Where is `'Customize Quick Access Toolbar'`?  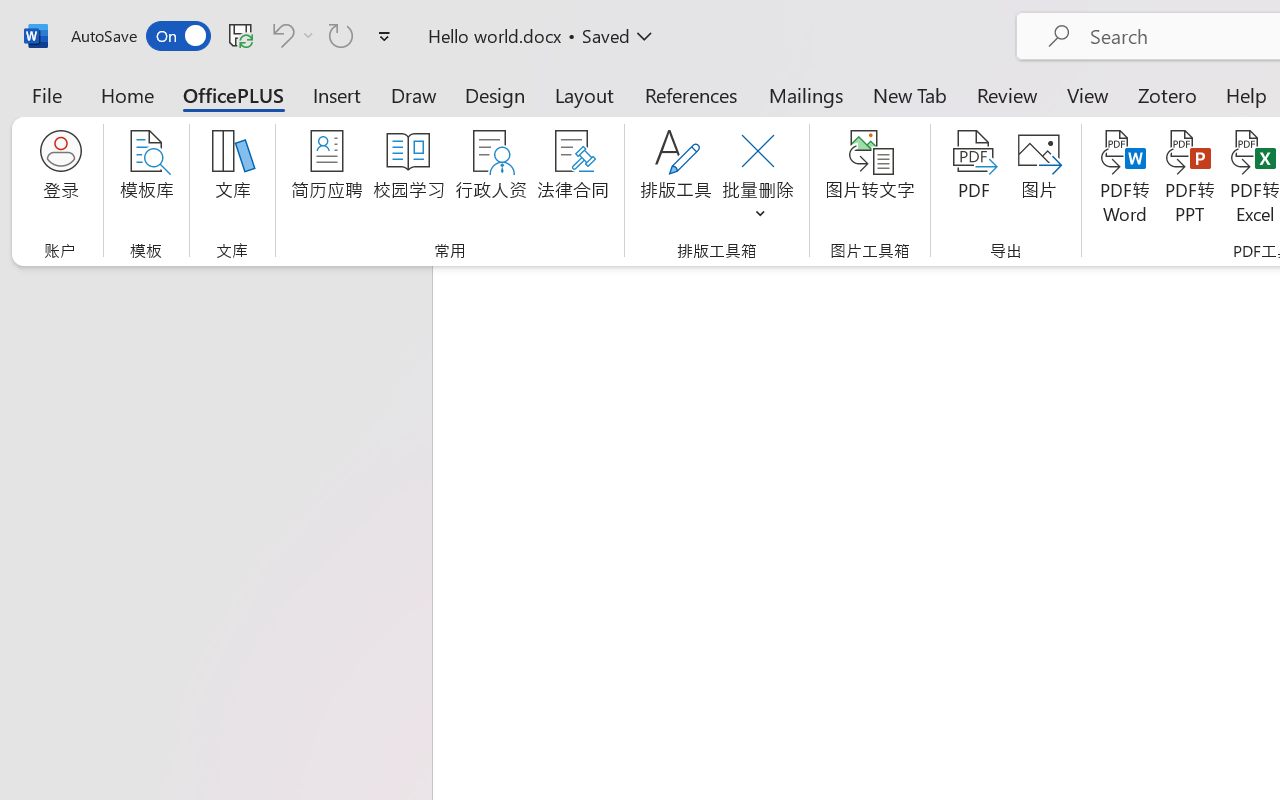 'Customize Quick Access Toolbar' is located at coordinates (384, 35).